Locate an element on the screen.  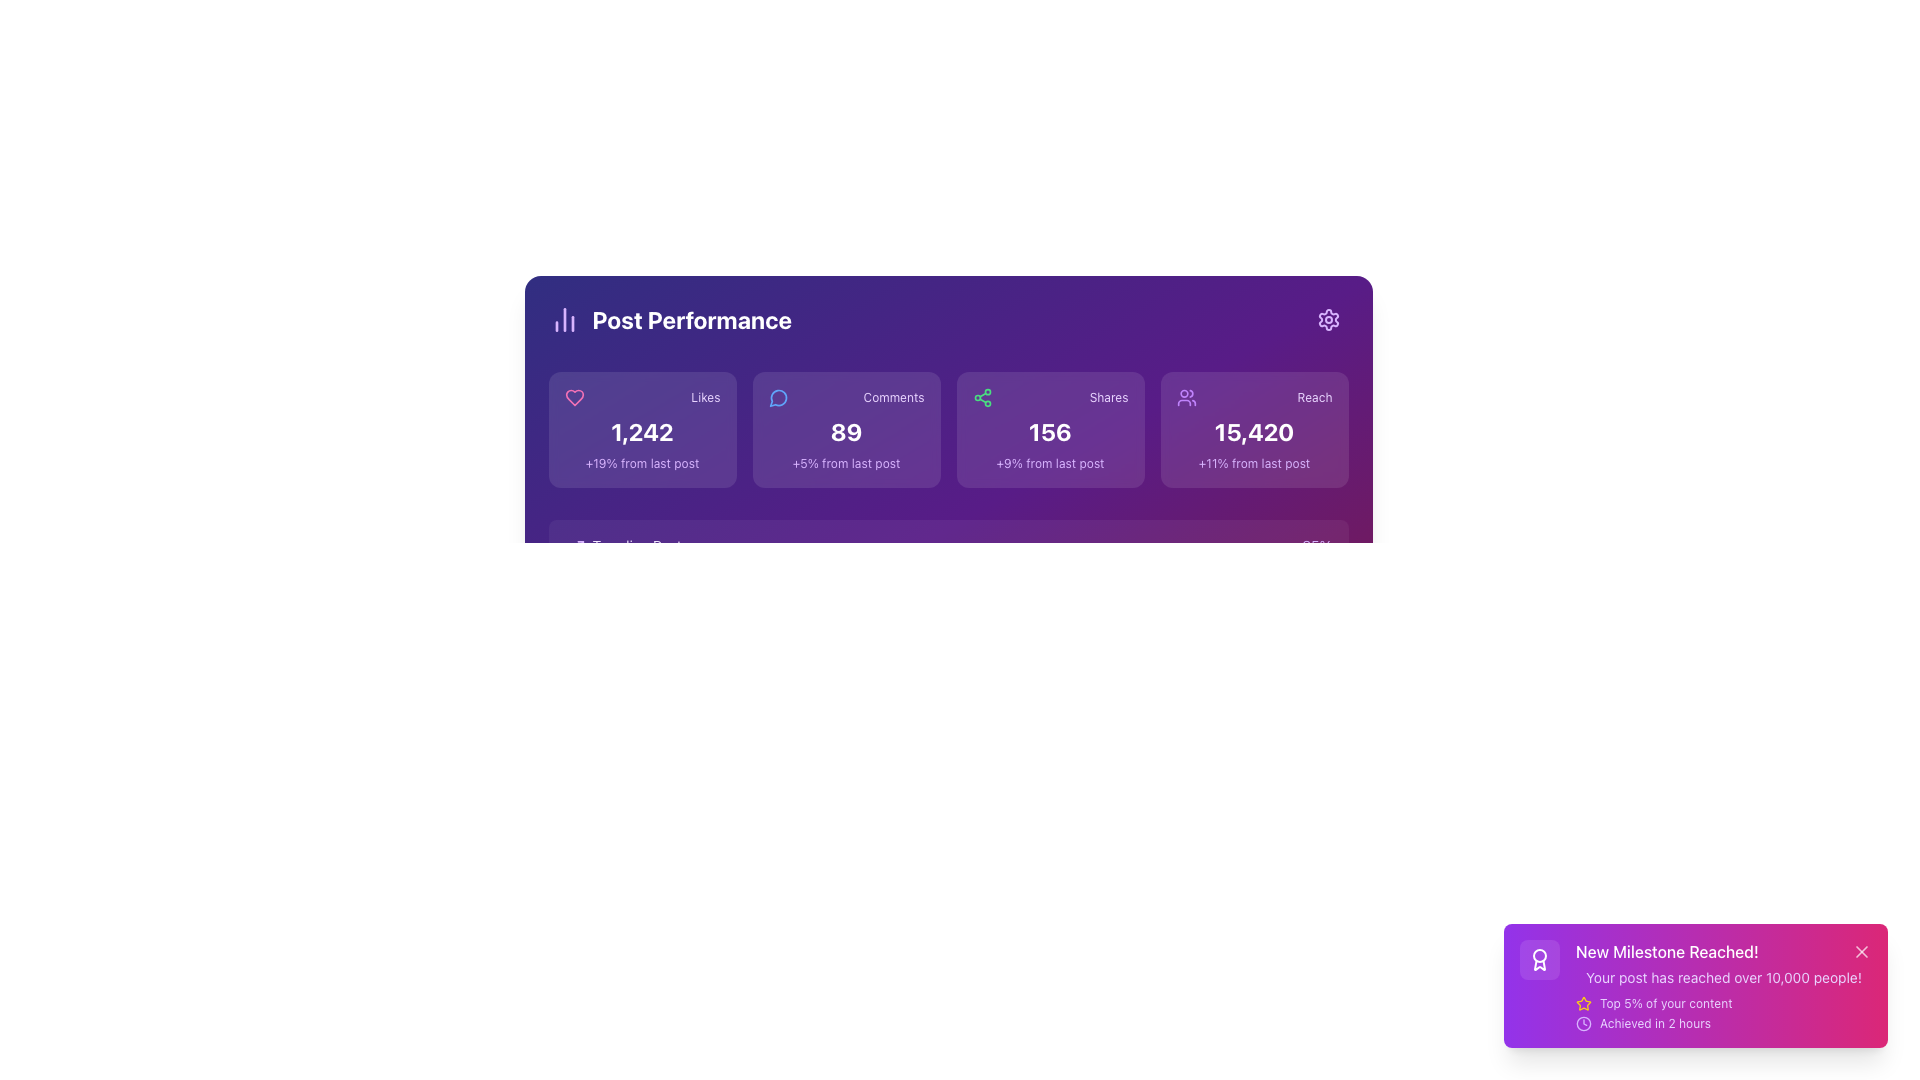
the text label 'Post Performance', which is a prominently styled title in bold white font on a solid purple background, positioned at the top-left of a section above key performance indicators is located at coordinates (692, 319).